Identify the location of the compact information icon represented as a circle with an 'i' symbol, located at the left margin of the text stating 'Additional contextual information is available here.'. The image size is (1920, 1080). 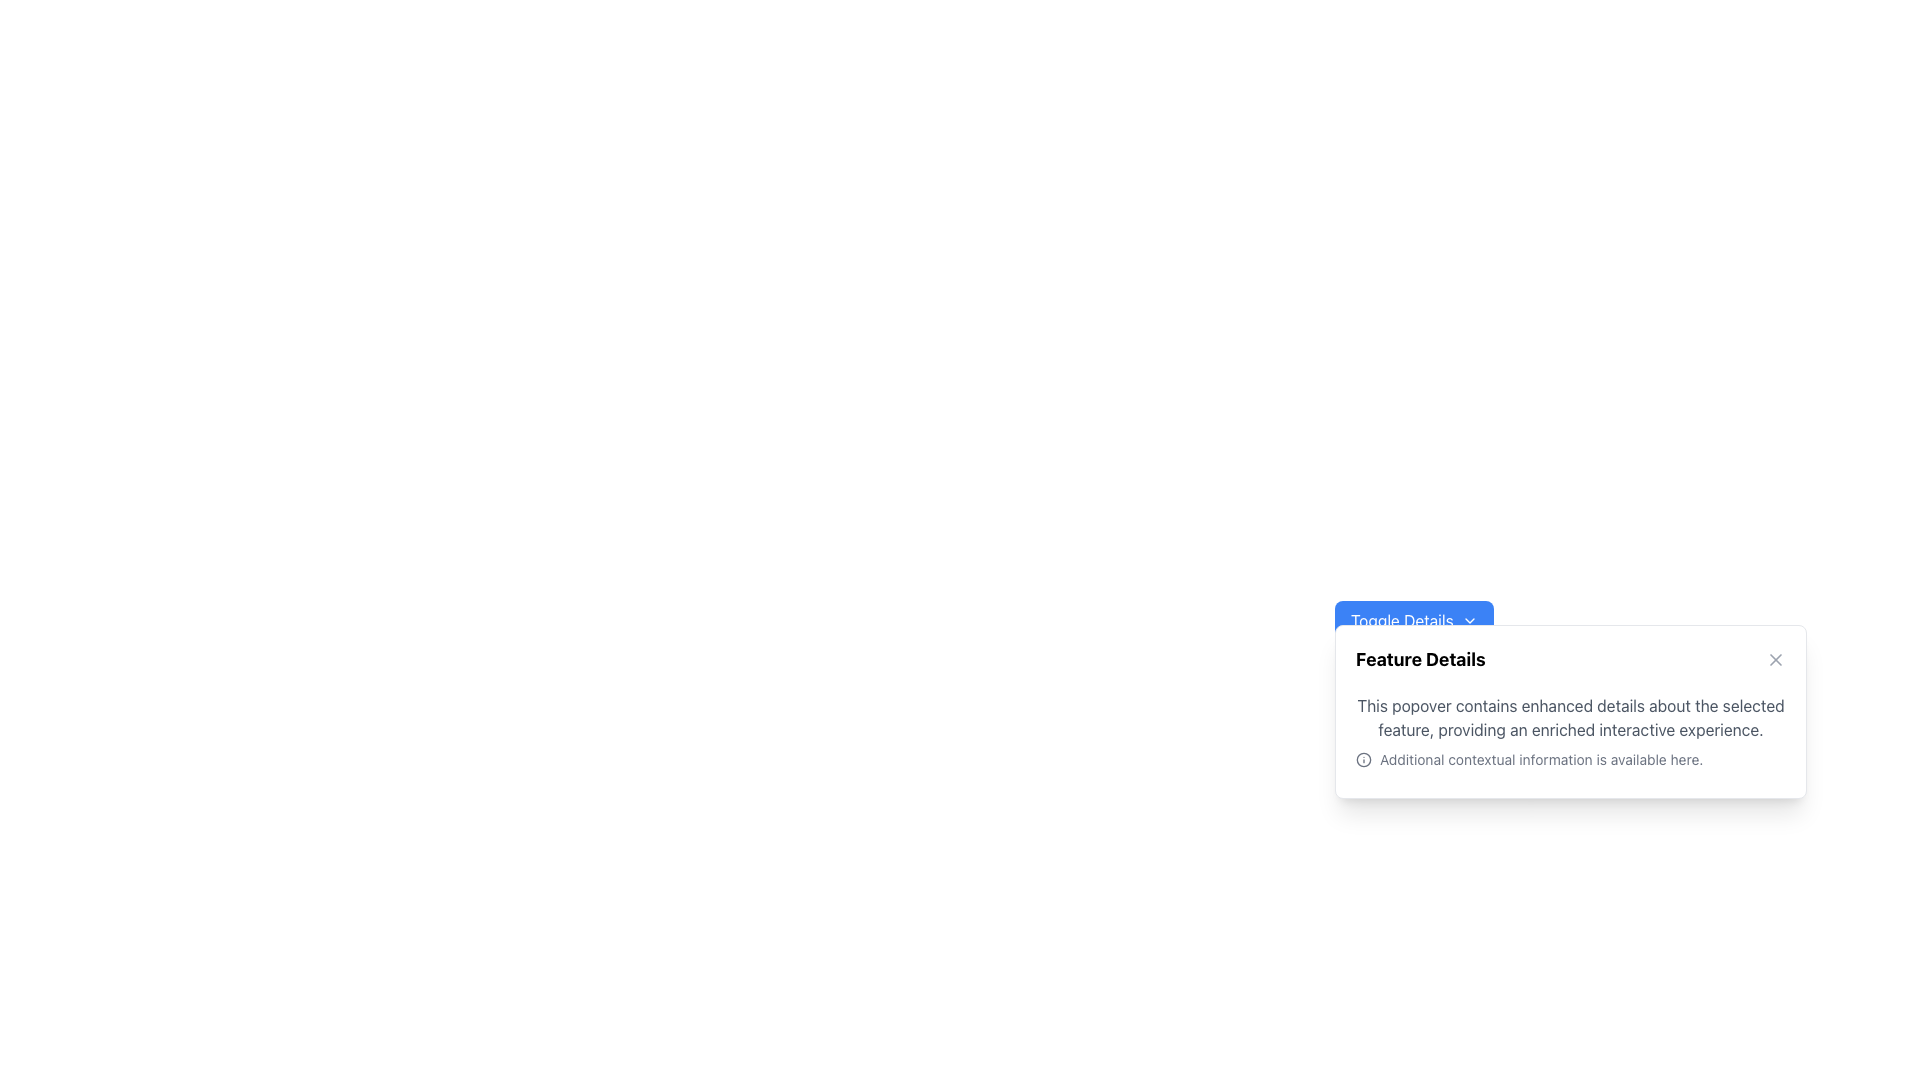
(1362, 759).